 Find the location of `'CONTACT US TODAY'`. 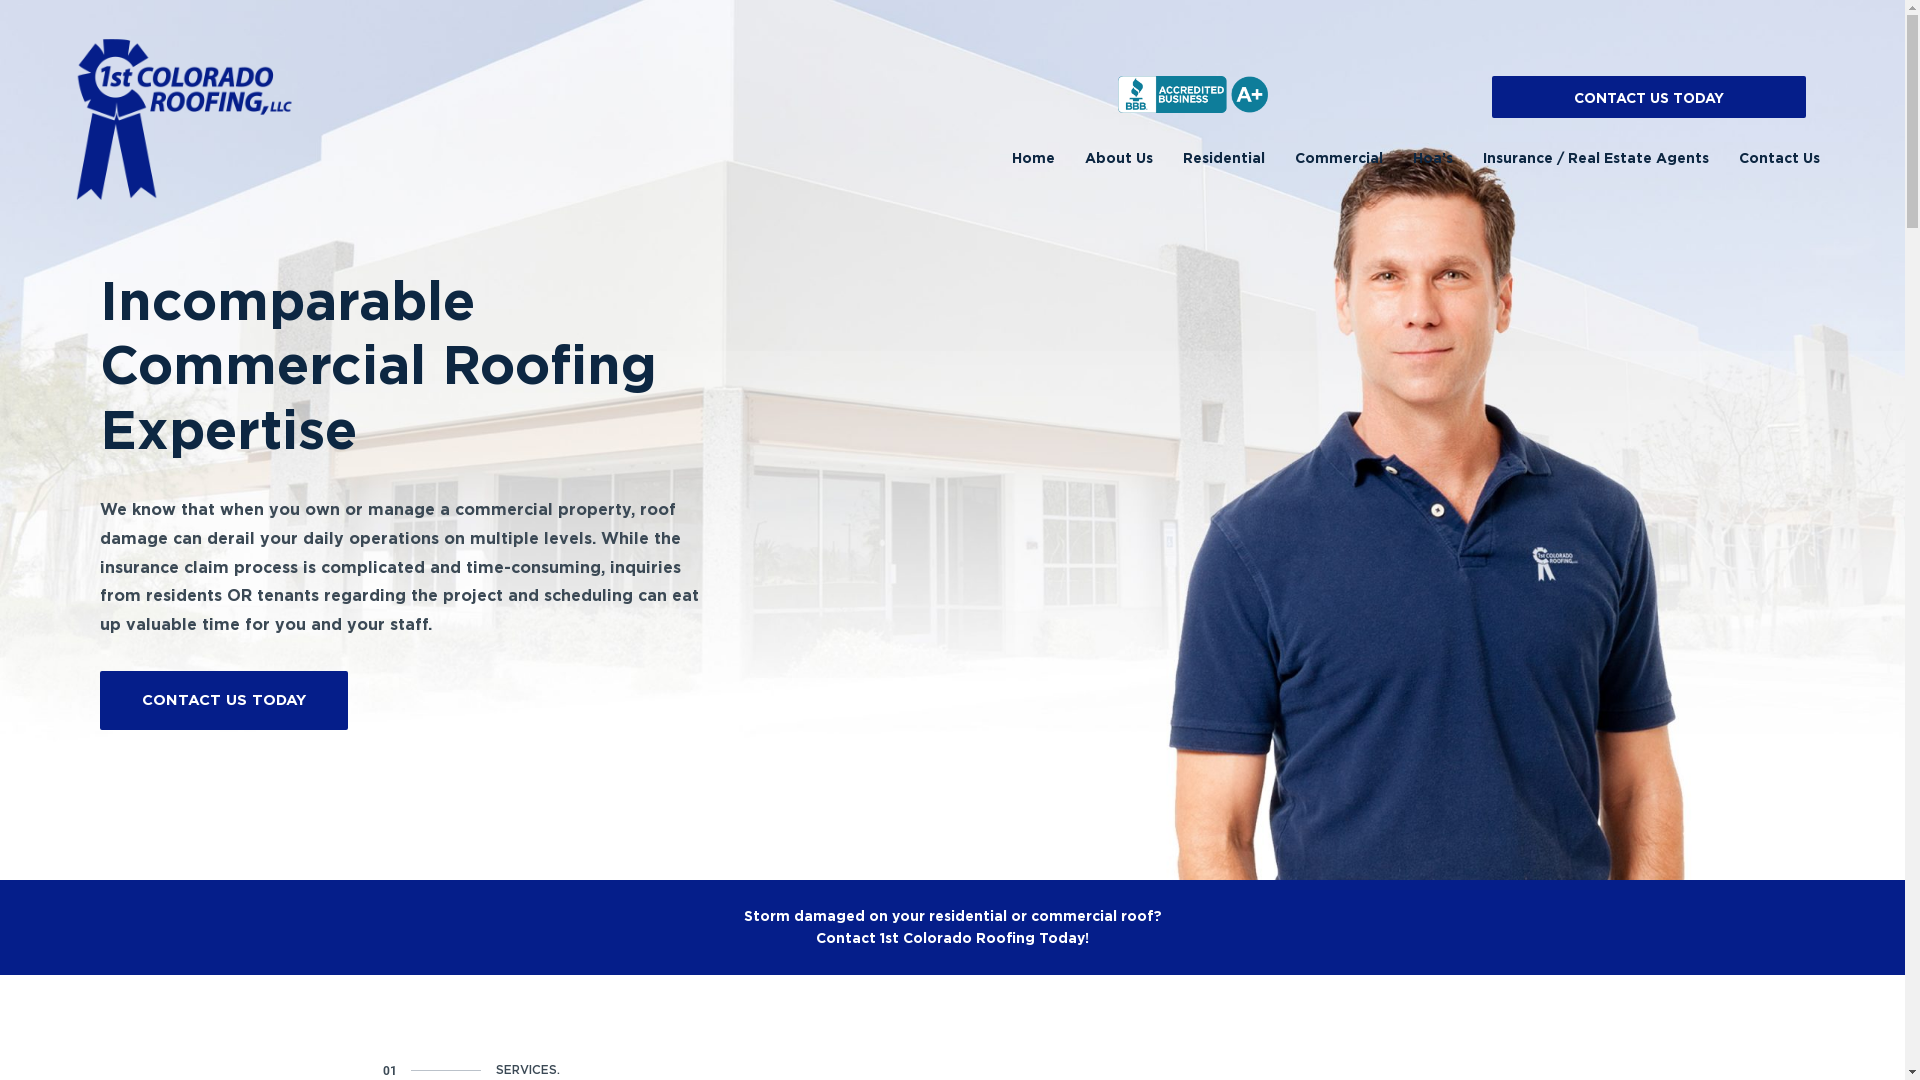

'CONTACT US TODAY' is located at coordinates (1649, 96).